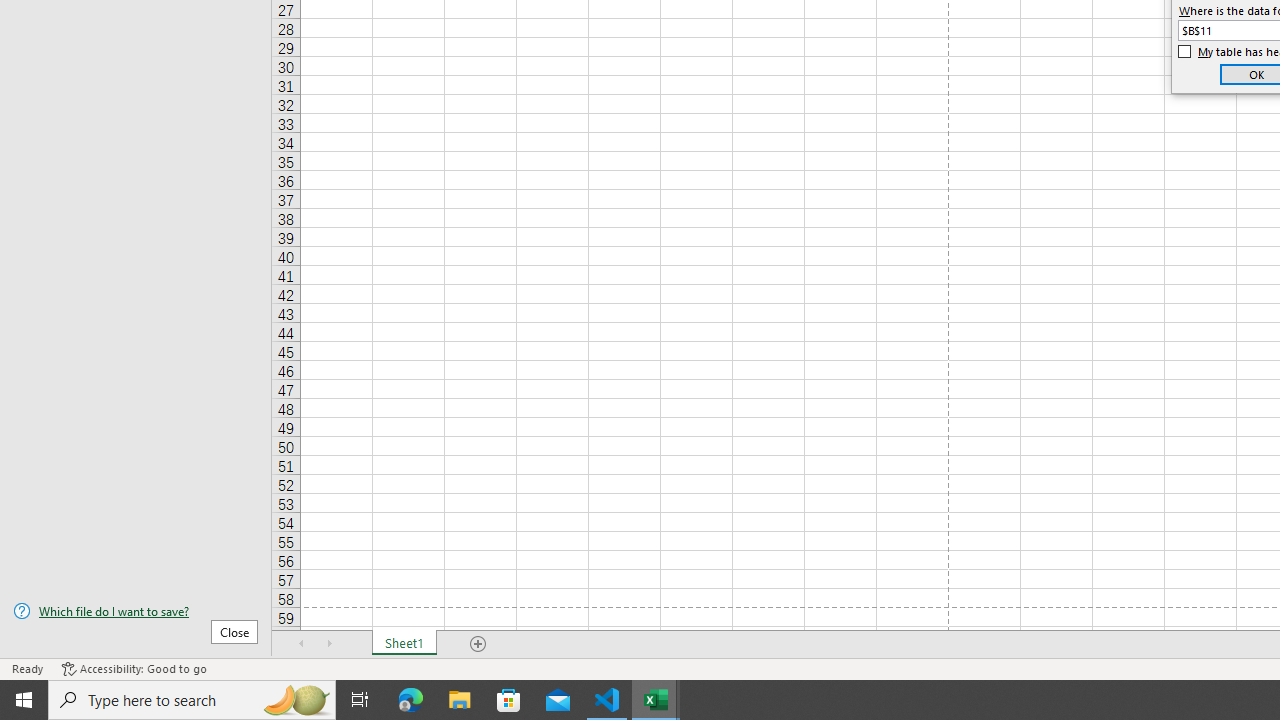  I want to click on 'Scroll Left', so click(301, 644).